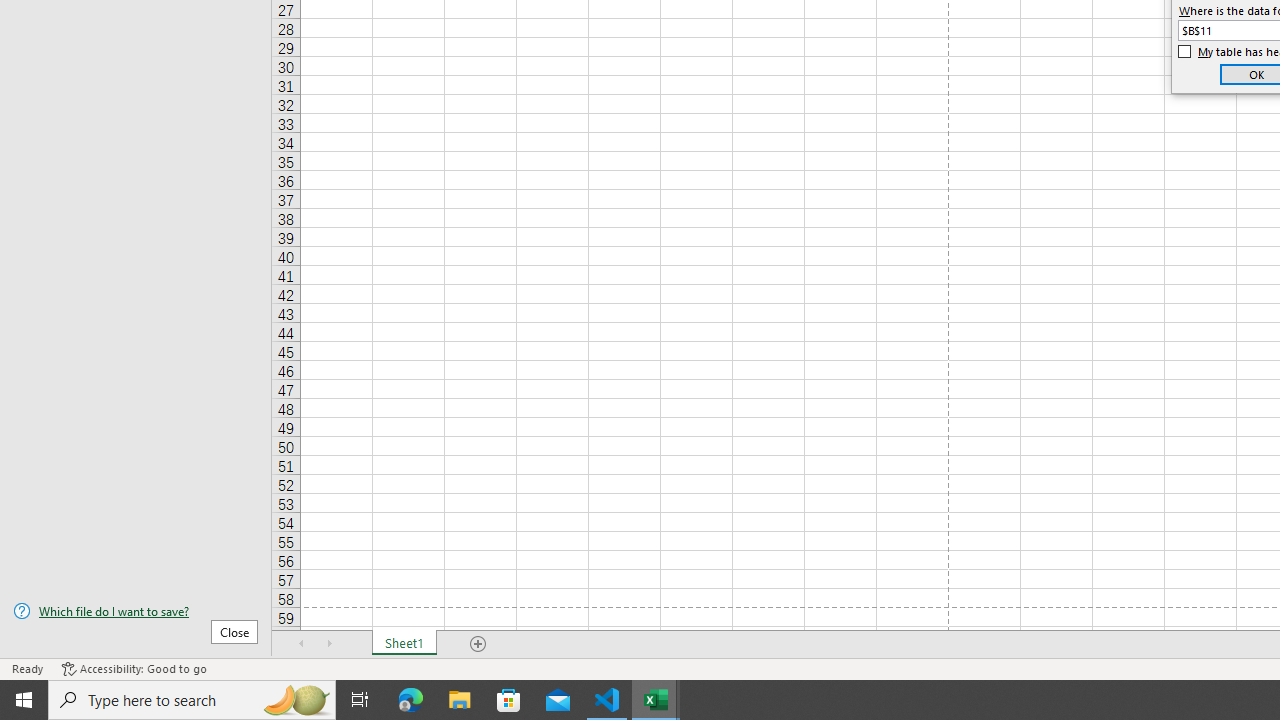  I want to click on 'Scroll Left', so click(301, 644).